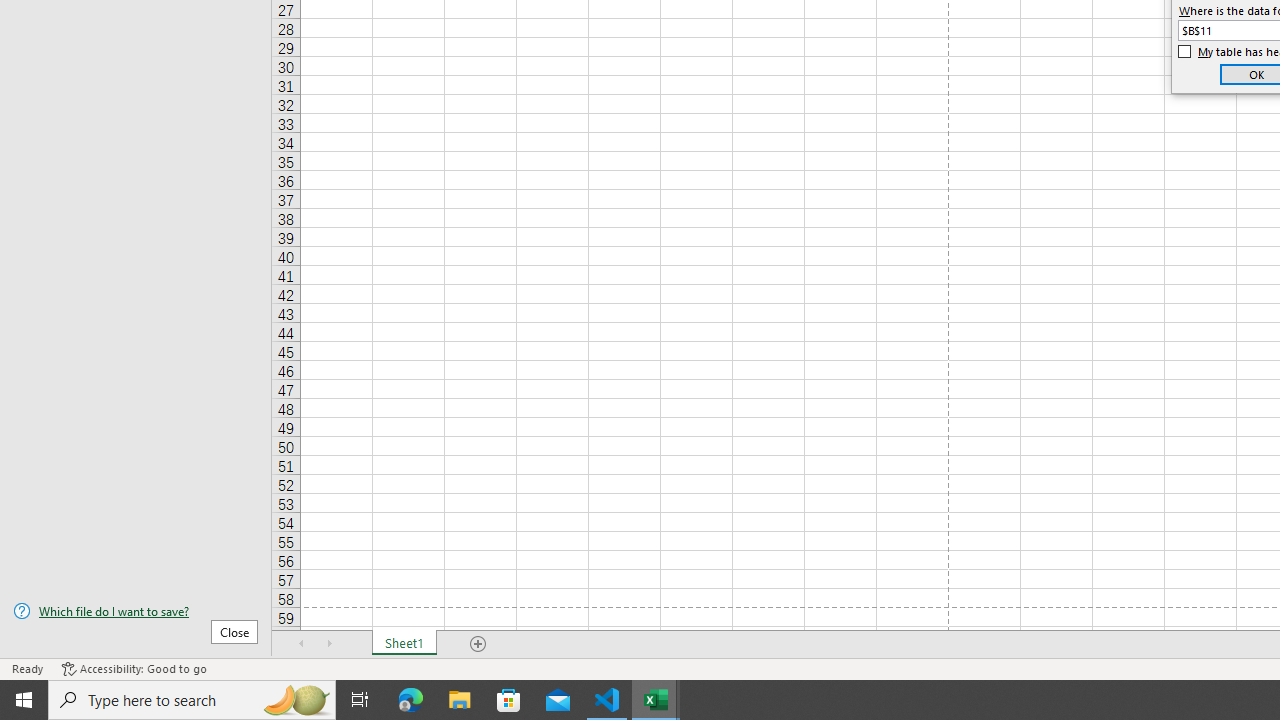  I want to click on 'Scroll Left', so click(301, 644).